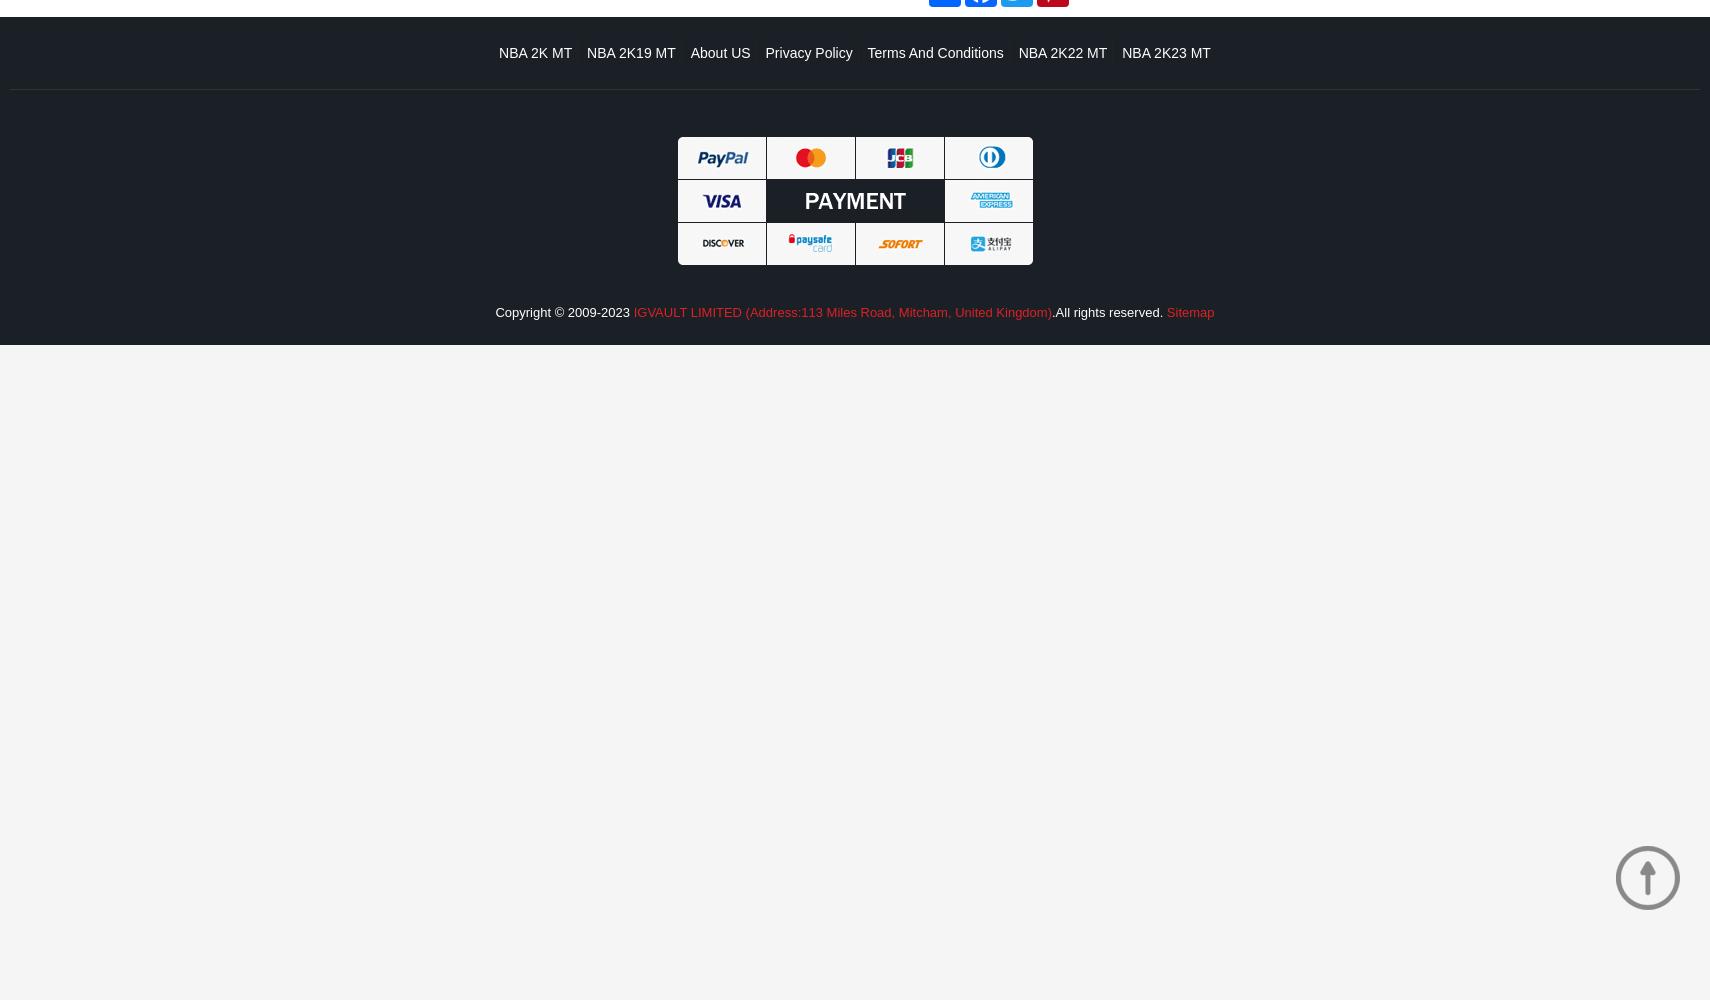 This screenshot has width=1710, height=1000. What do you see at coordinates (587, 53) in the screenshot?
I see `'NBA 2K19 MT'` at bounding box center [587, 53].